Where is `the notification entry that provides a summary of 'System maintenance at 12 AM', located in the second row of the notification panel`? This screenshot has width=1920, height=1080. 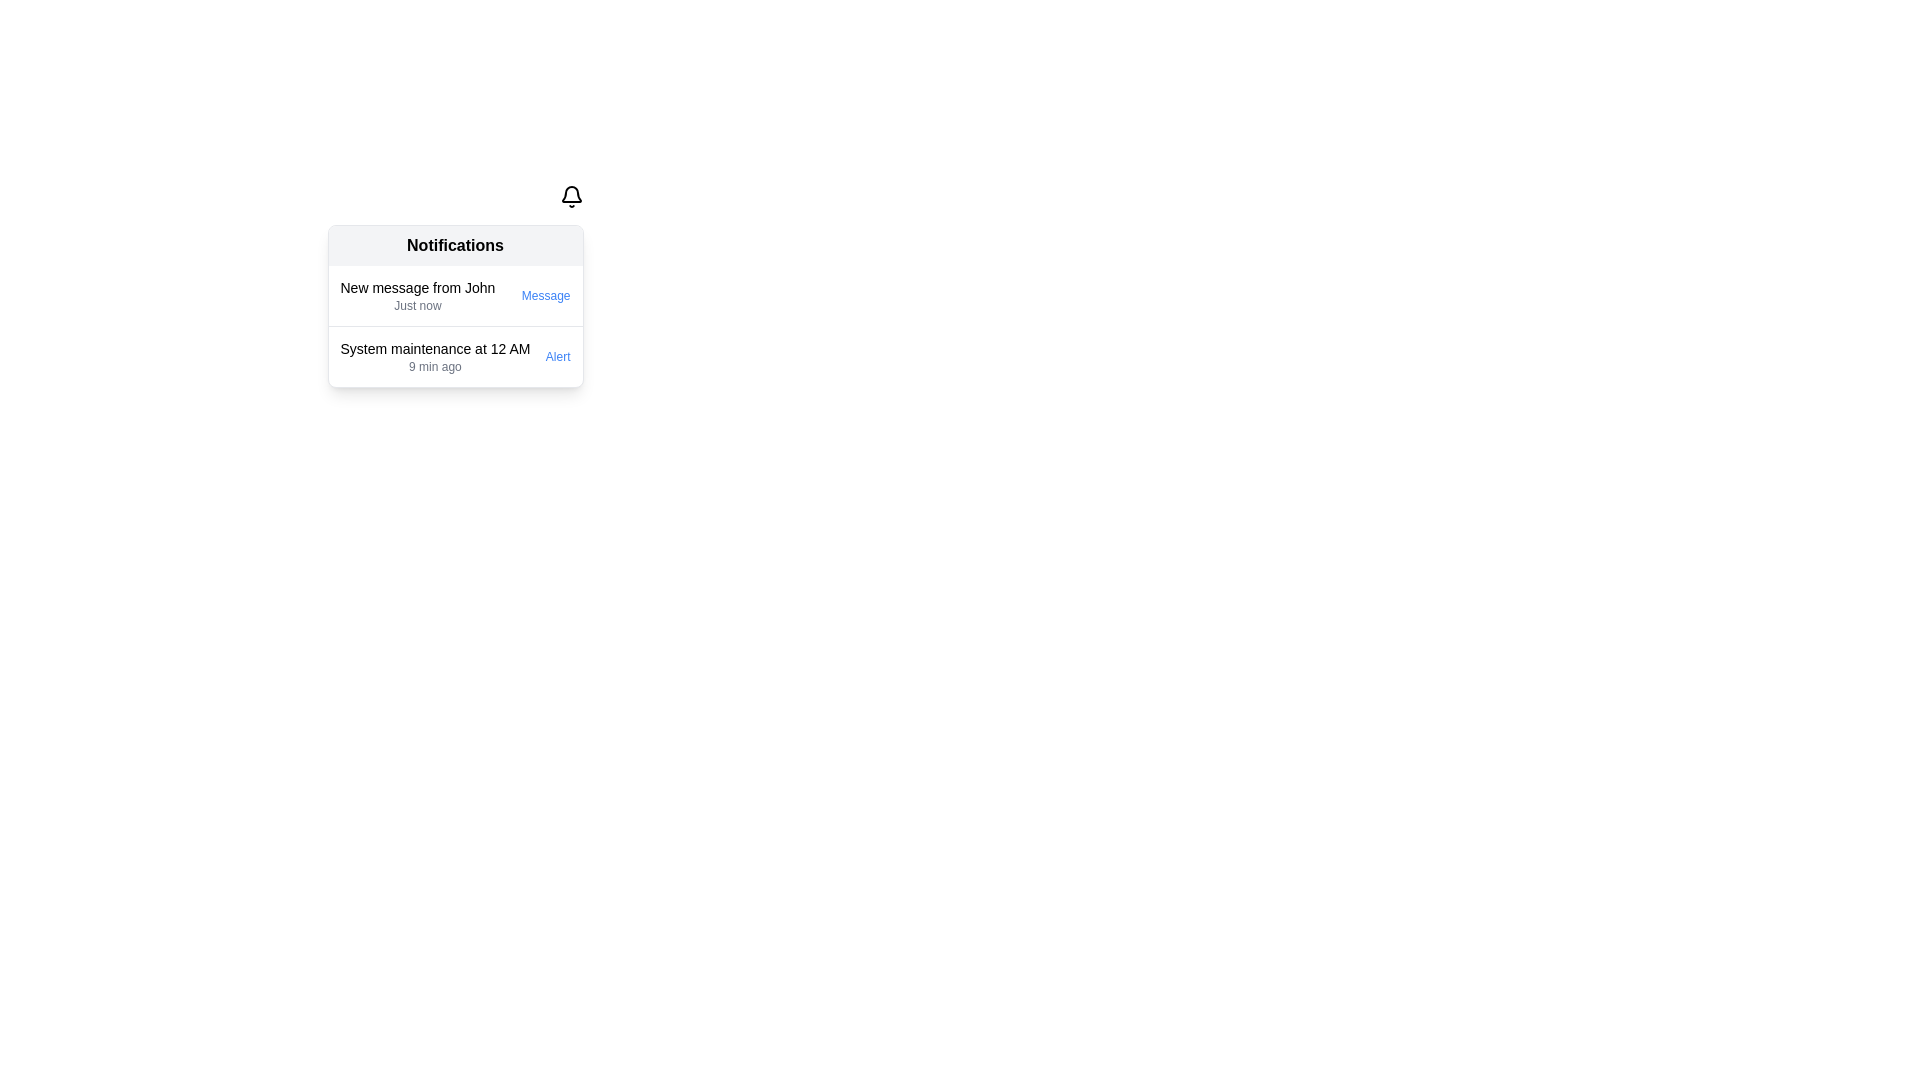 the notification entry that provides a summary of 'System maintenance at 12 AM', located in the second row of the notification panel is located at coordinates (454, 355).